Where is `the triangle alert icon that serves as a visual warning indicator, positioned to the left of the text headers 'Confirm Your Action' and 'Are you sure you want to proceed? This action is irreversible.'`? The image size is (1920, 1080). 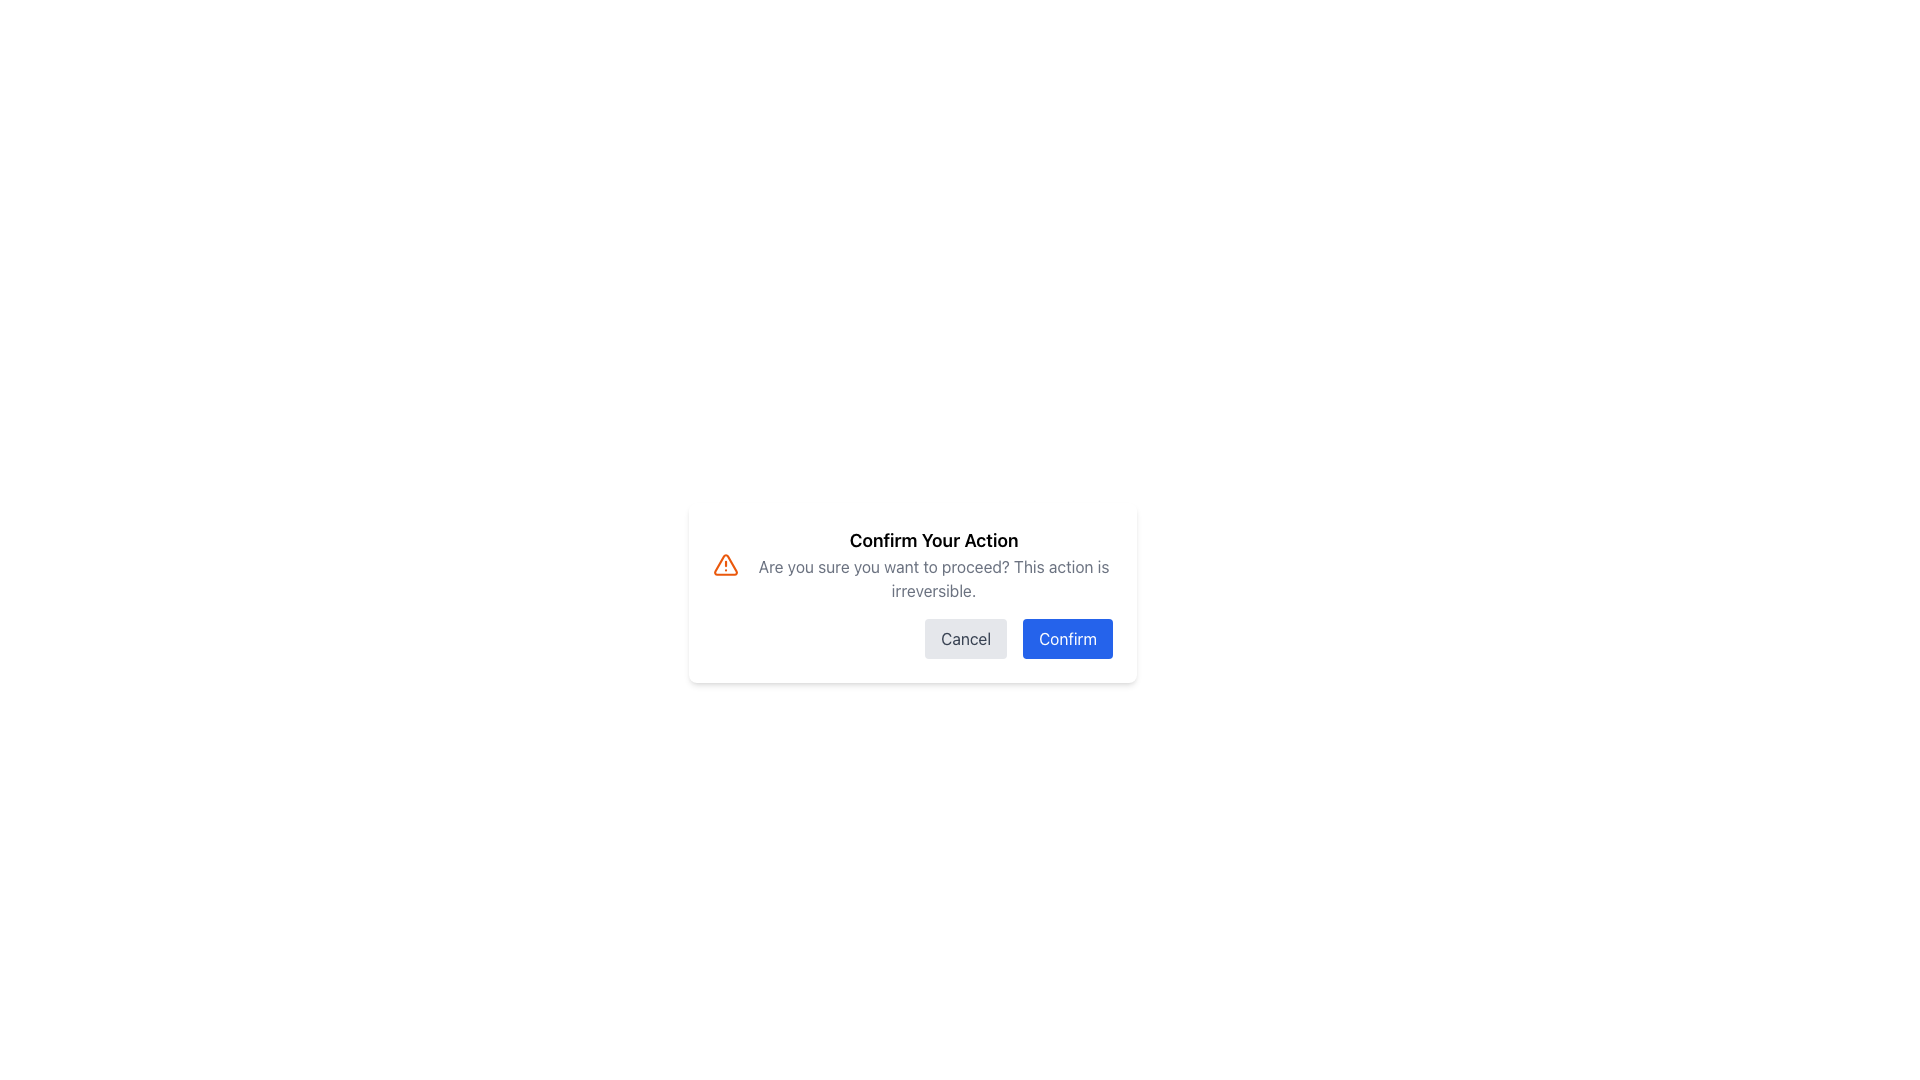 the triangle alert icon that serves as a visual warning indicator, positioned to the left of the text headers 'Confirm Your Action' and 'Are you sure you want to proceed? This action is irreversible.' is located at coordinates (724, 564).